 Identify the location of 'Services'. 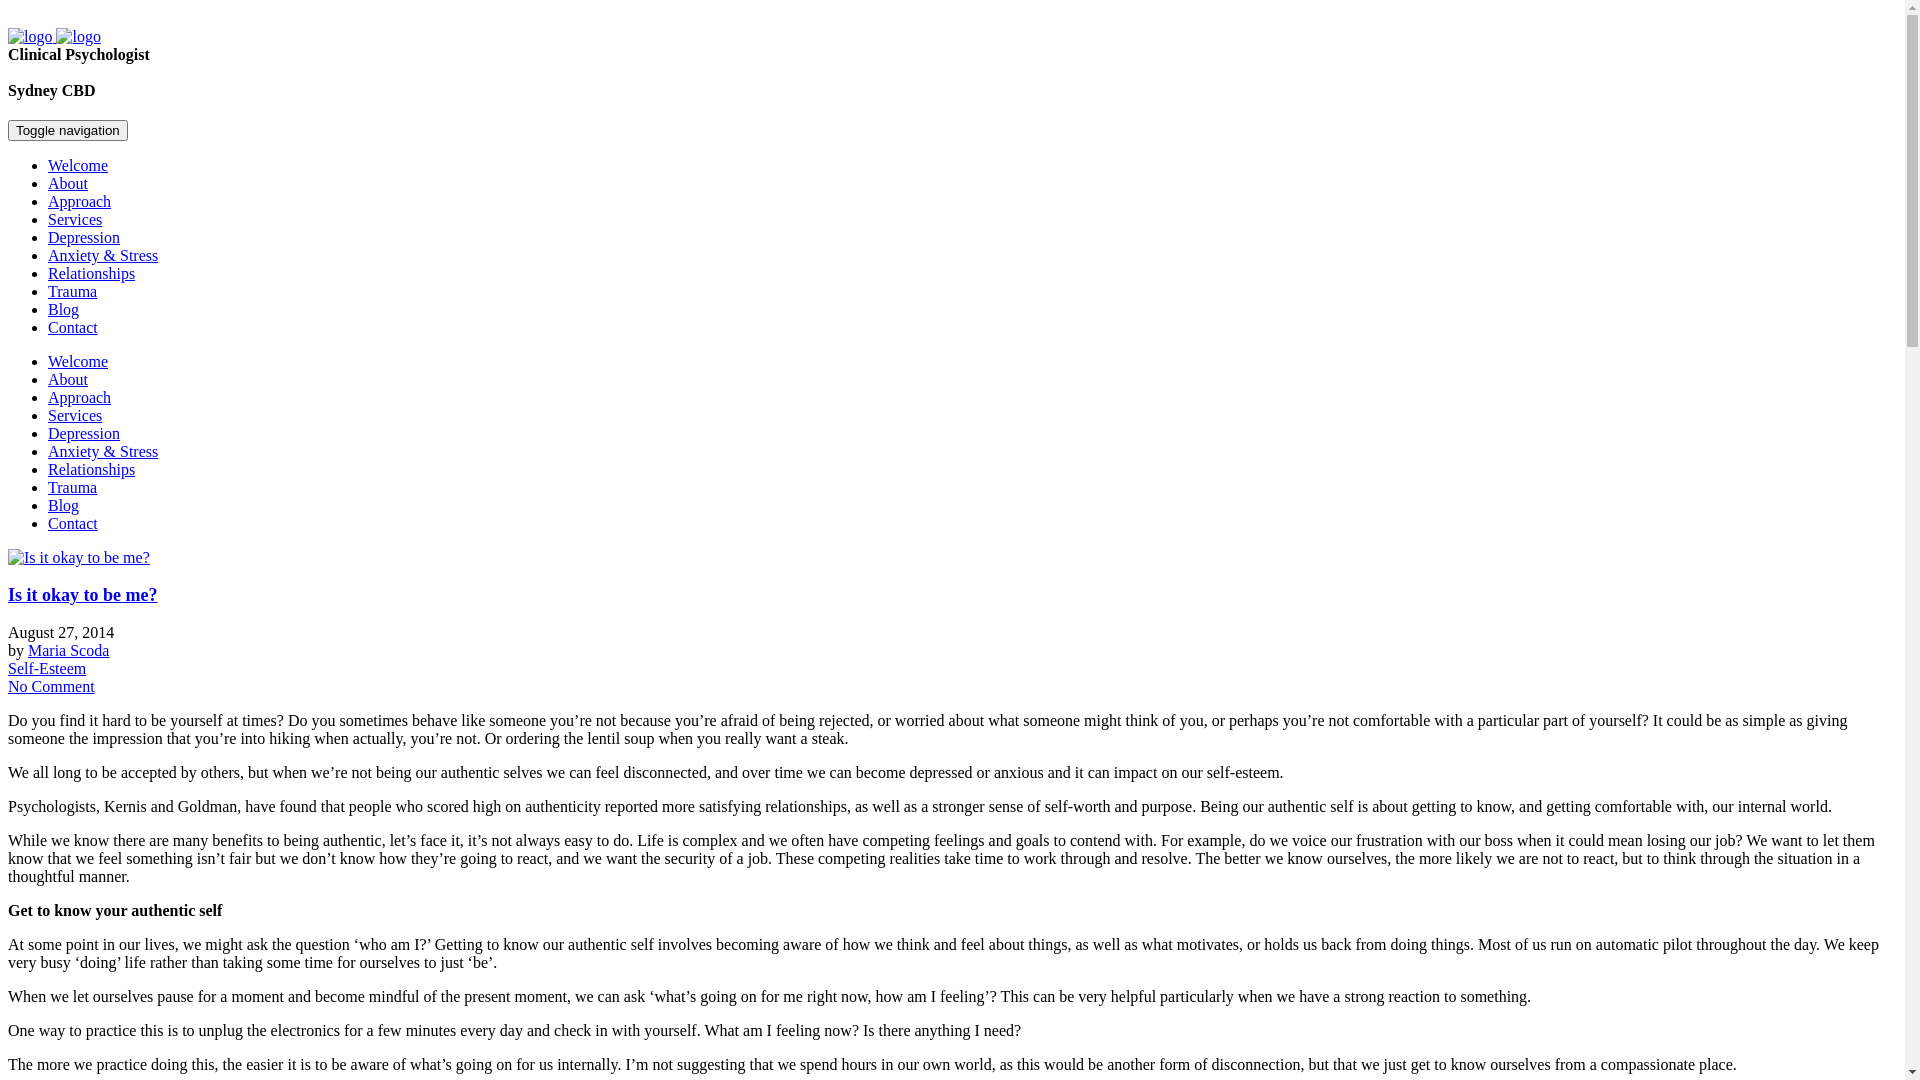
(75, 219).